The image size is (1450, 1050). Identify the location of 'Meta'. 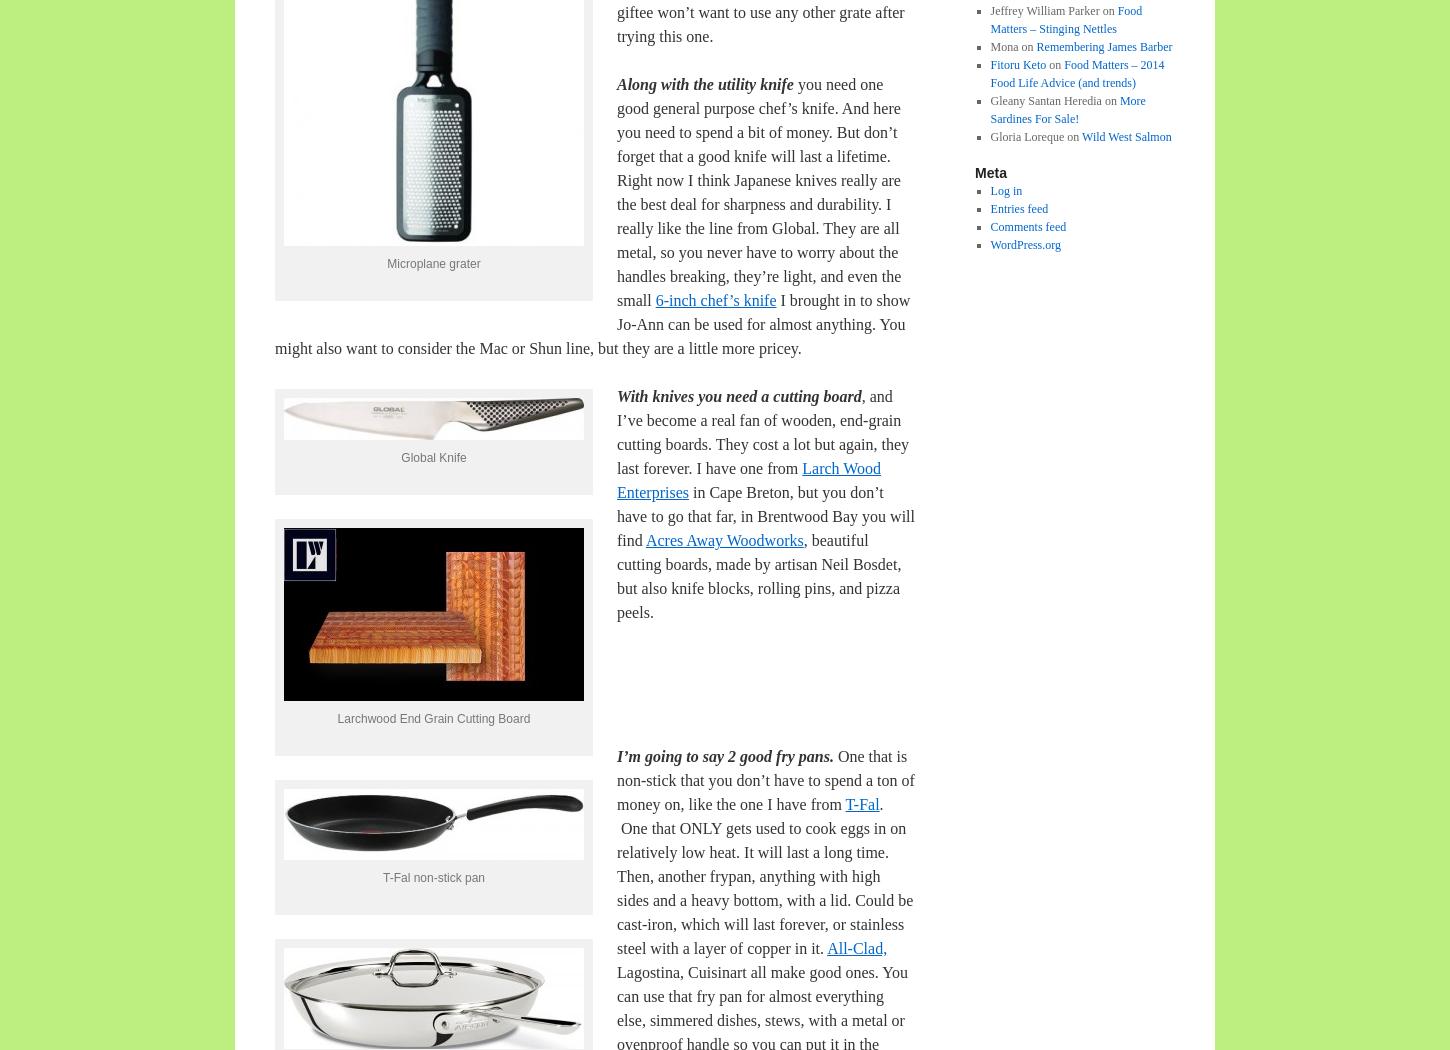
(974, 171).